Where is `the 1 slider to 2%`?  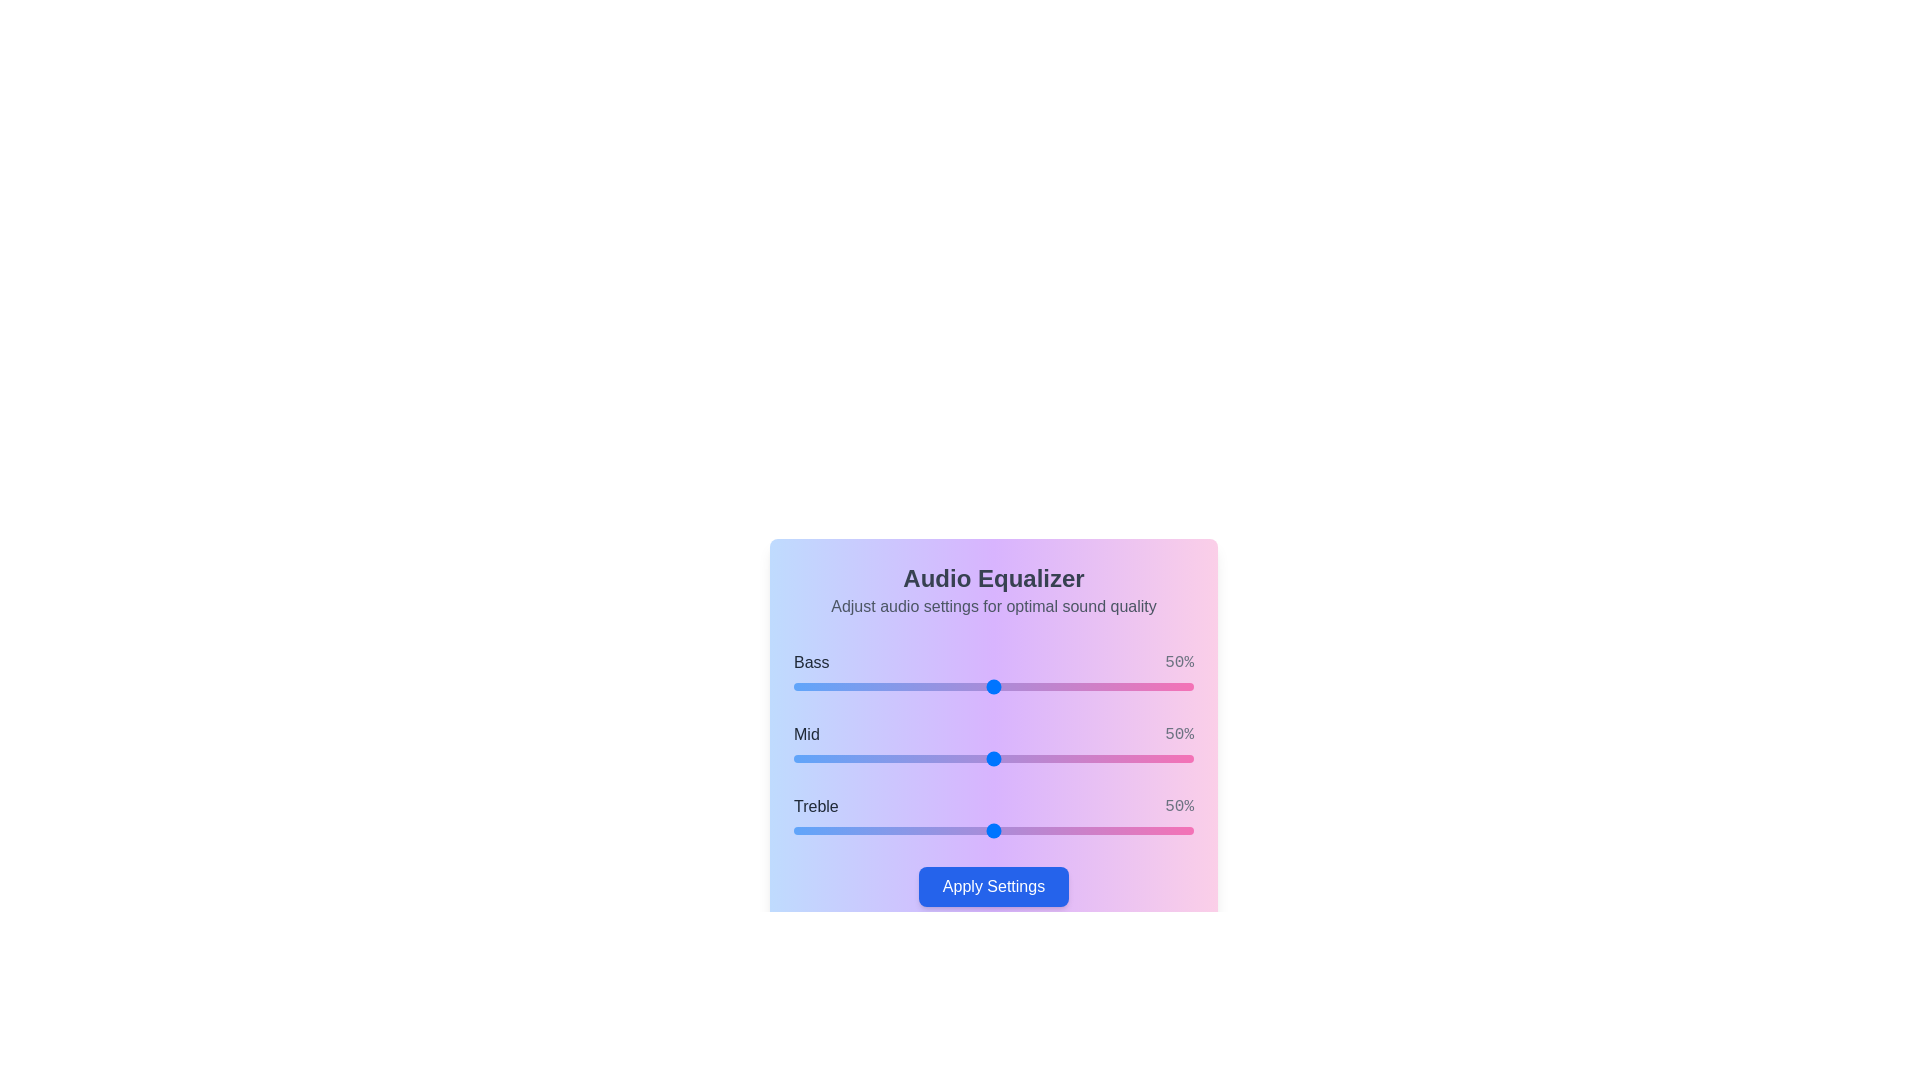
the 1 slider to 2% is located at coordinates (801, 759).